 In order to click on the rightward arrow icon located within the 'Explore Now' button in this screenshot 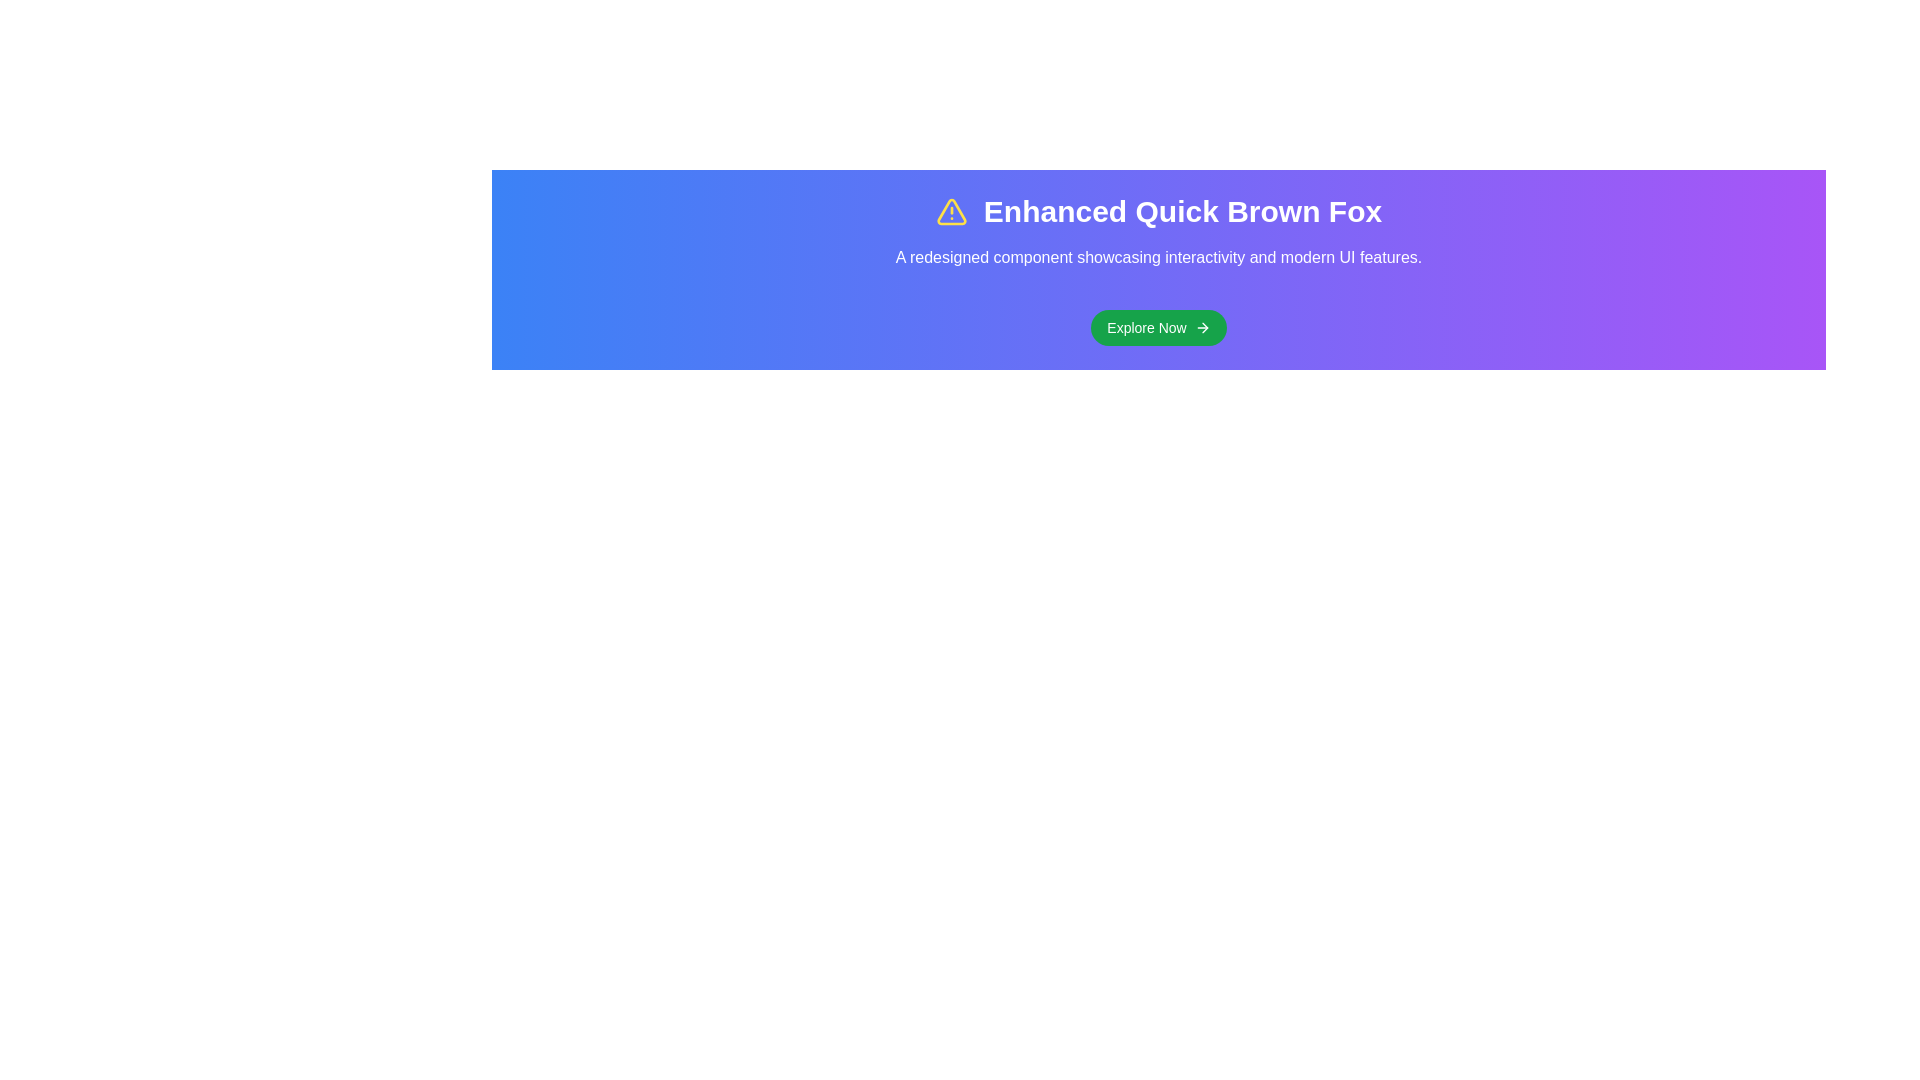, I will do `click(1201, 326)`.